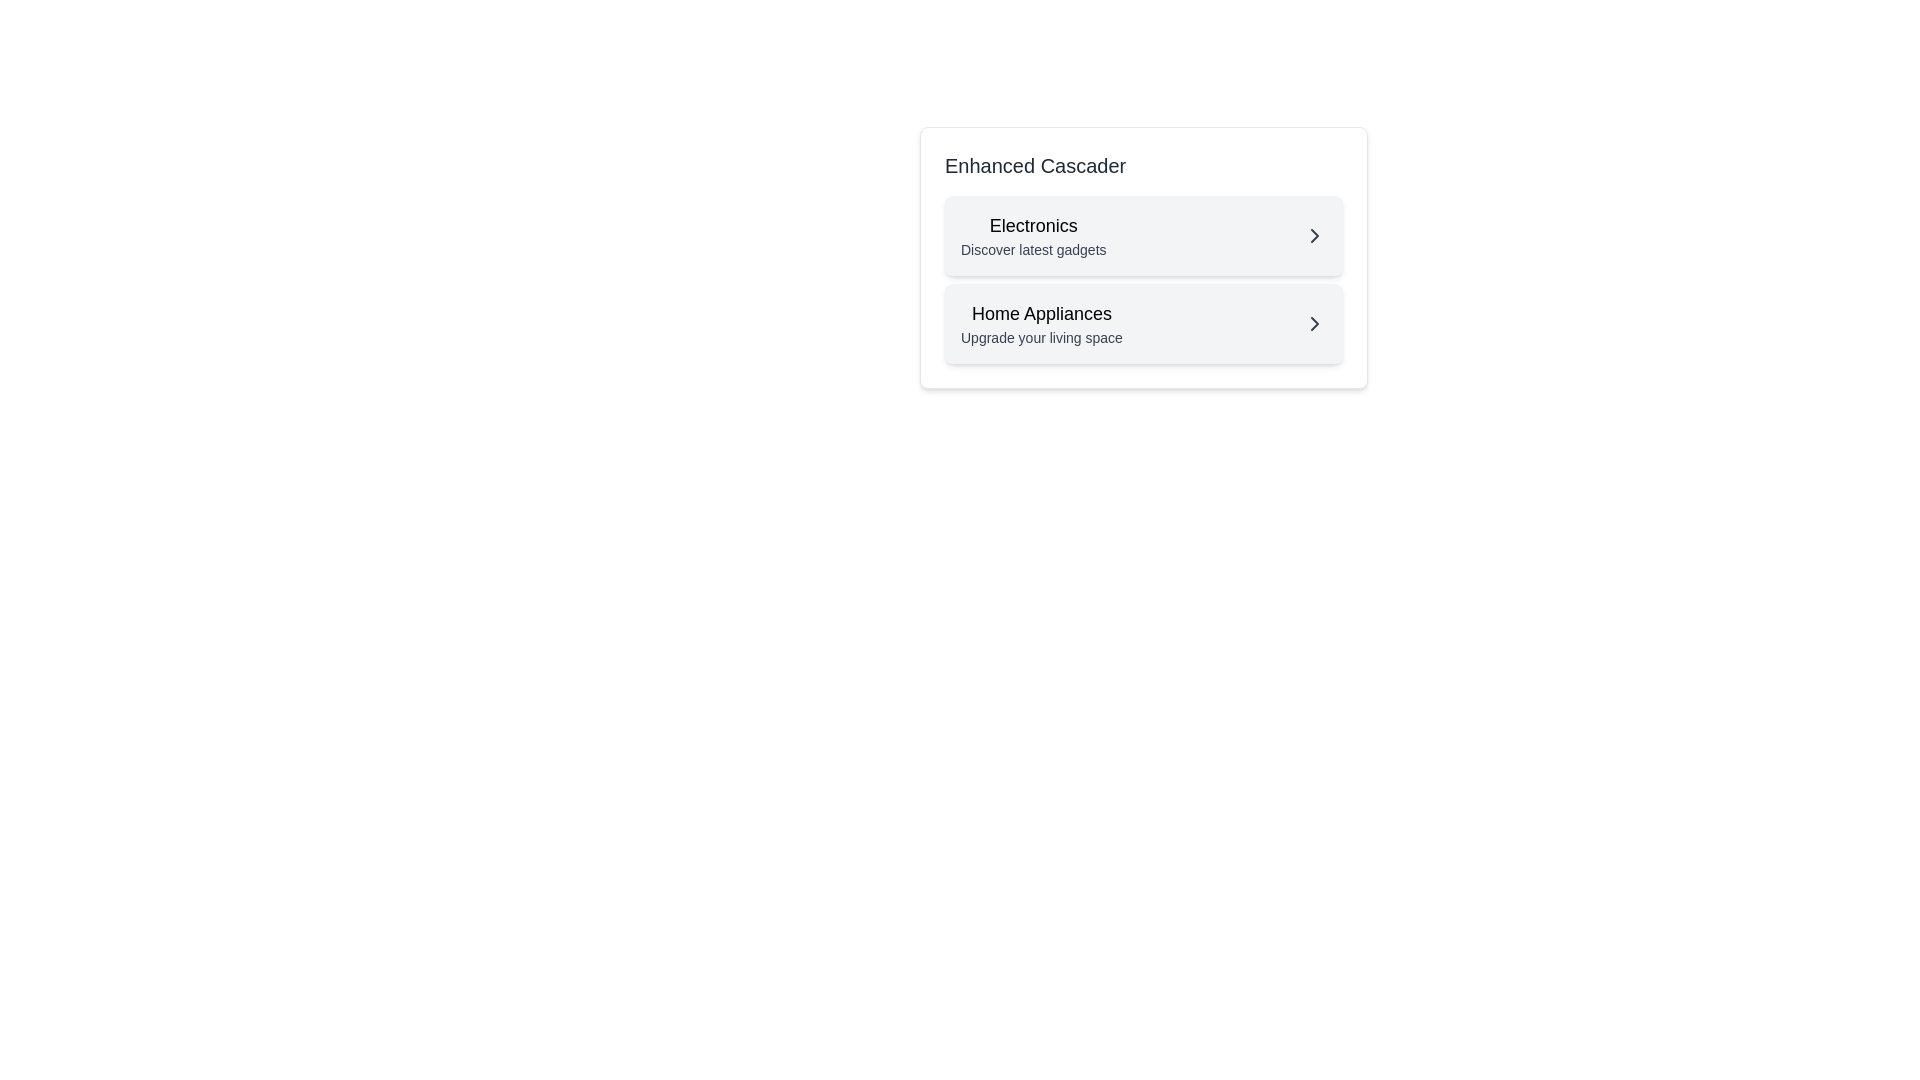  Describe the element at coordinates (1315, 234) in the screenshot. I see `the rightward-pointing chevron icon located at the far-right side of the 'Electronics' section` at that location.